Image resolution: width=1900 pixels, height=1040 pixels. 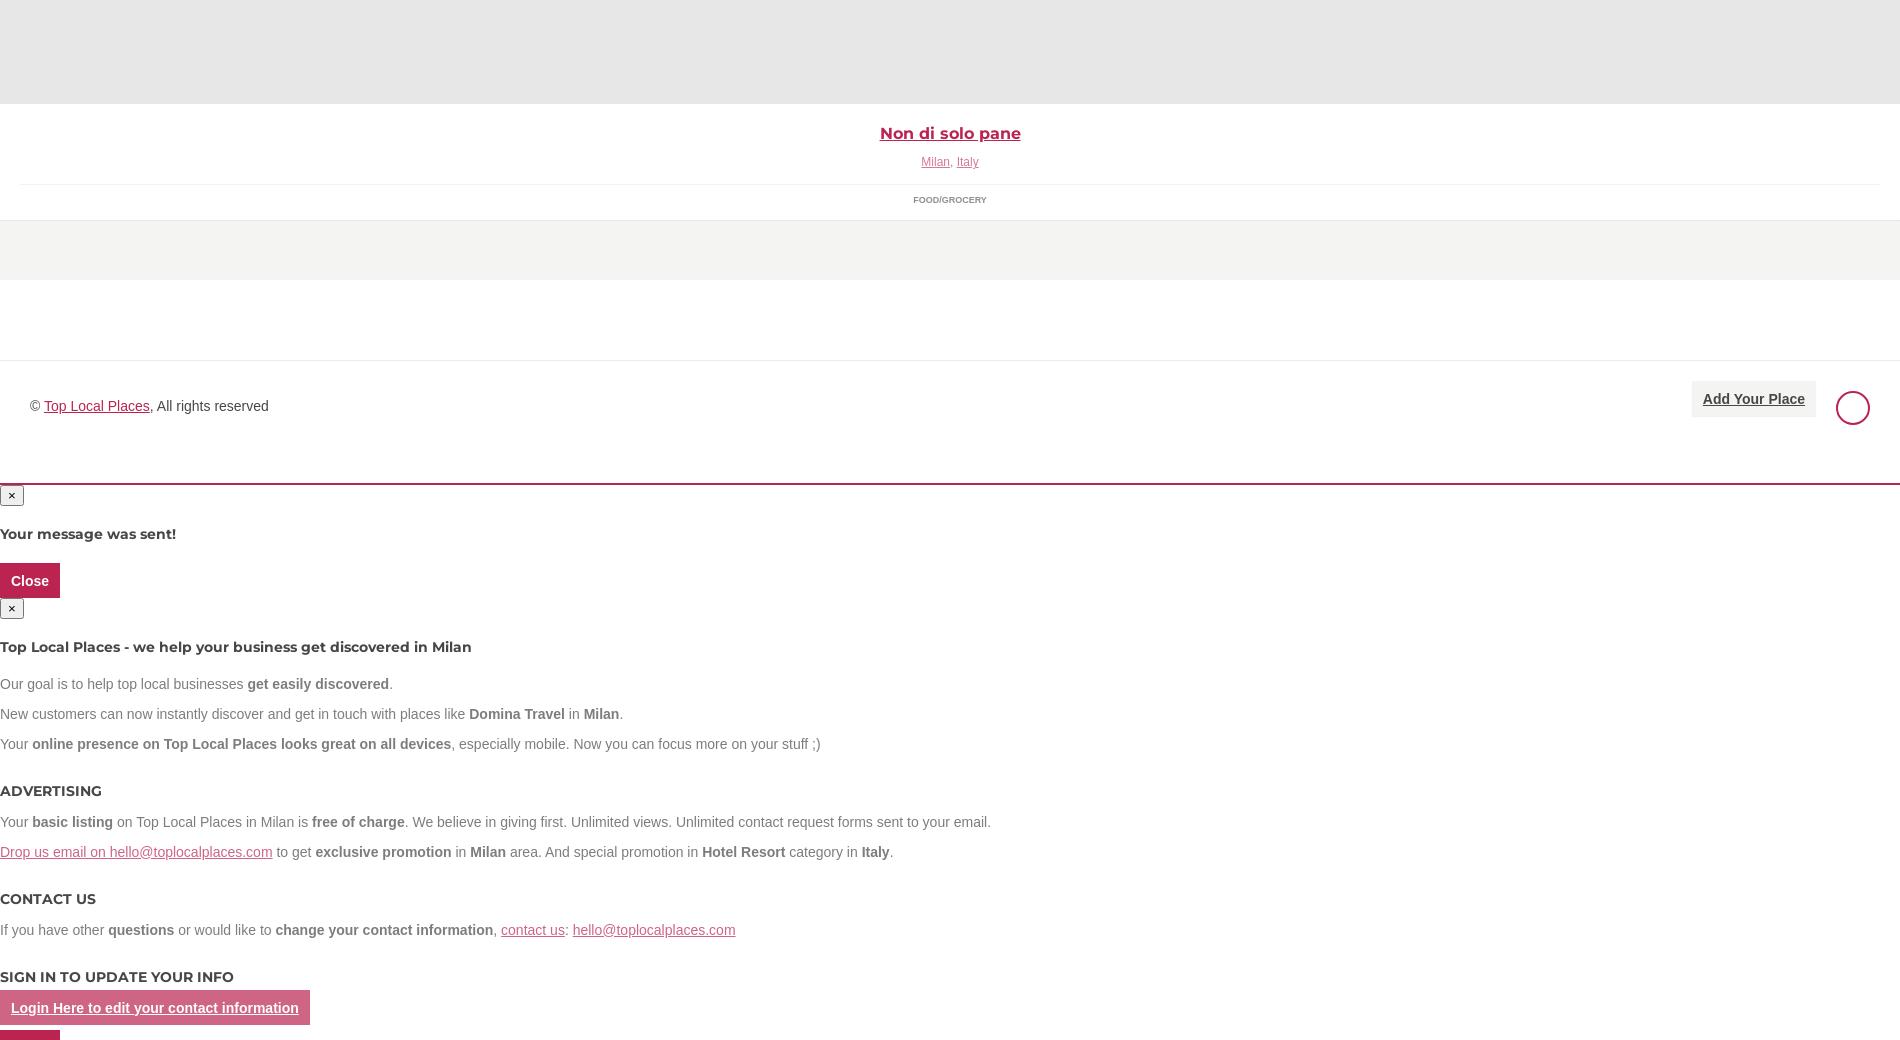 What do you see at coordinates (742, 850) in the screenshot?
I see `'Hotel Resort'` at bounding box center [742, 850].